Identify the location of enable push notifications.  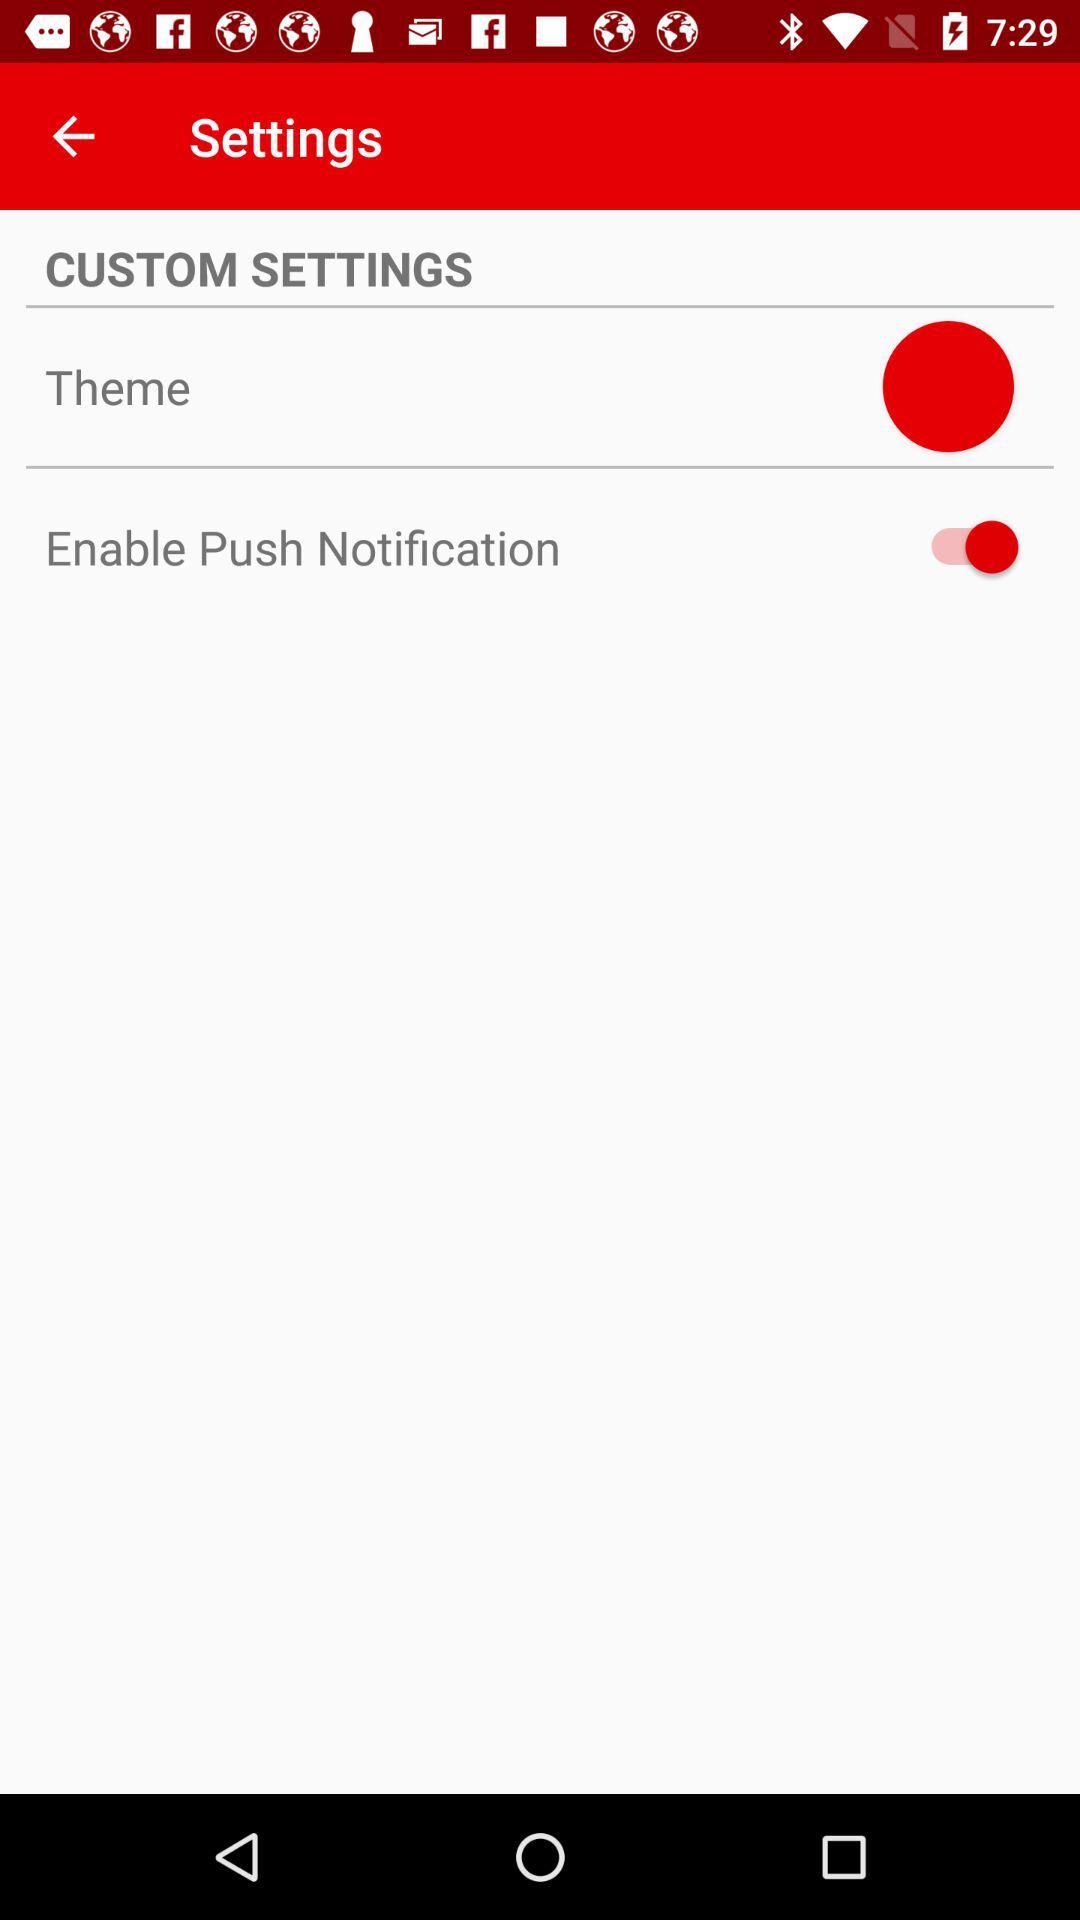
(964, 547).